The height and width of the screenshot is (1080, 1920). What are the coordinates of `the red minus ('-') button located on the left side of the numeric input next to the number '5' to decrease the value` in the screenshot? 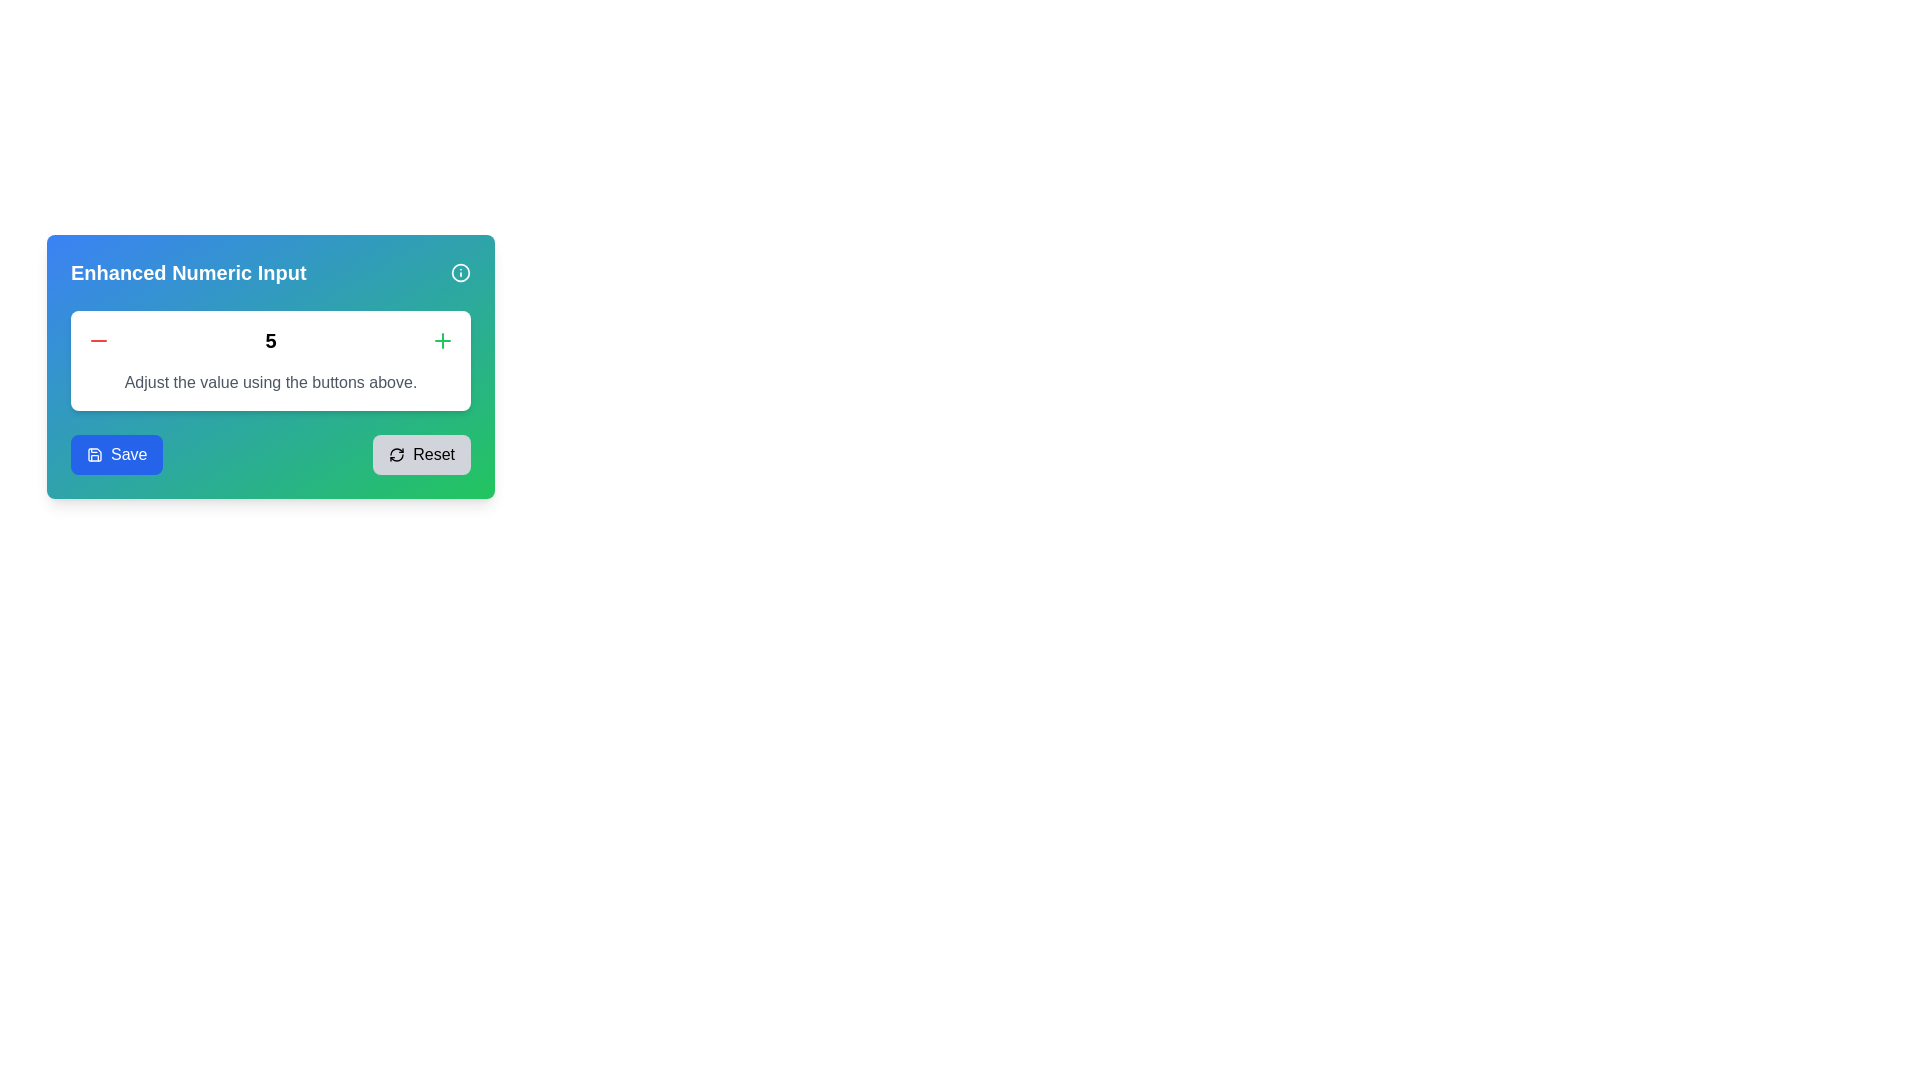 It's located at (98, 339).